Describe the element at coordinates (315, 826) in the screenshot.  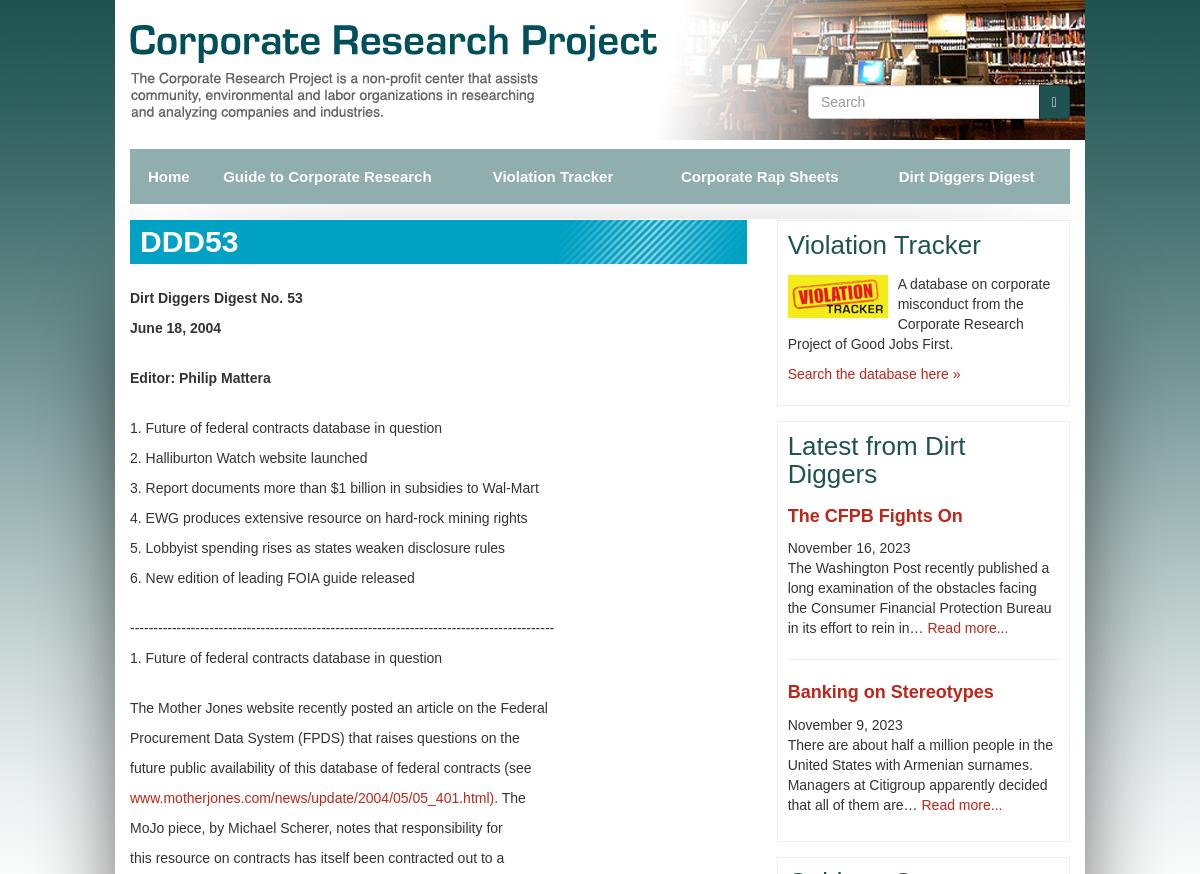
I see `'MoJo piece, by Michael Scherer, notes that responsibility for'` at that location.